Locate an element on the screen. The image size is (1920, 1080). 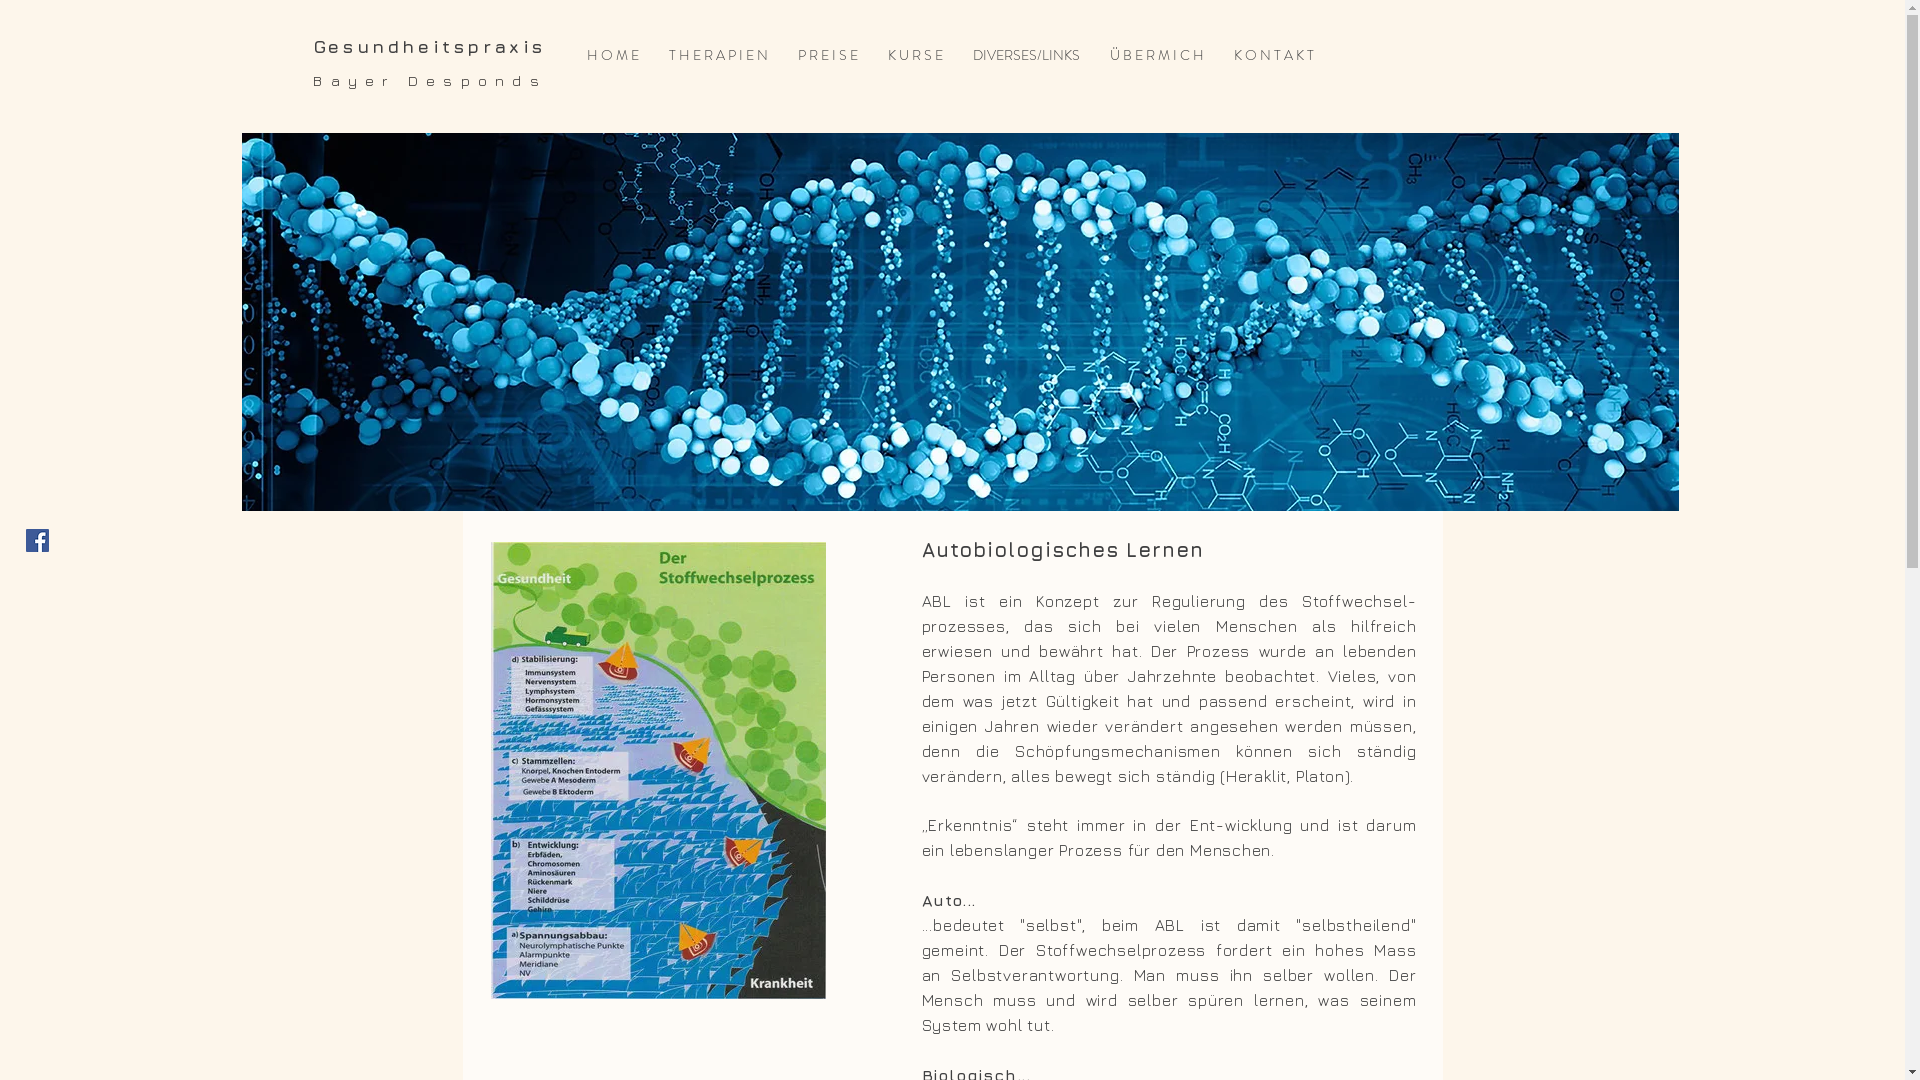
'DIVERSES/LINKS' is located at coordinates (1026, 54).